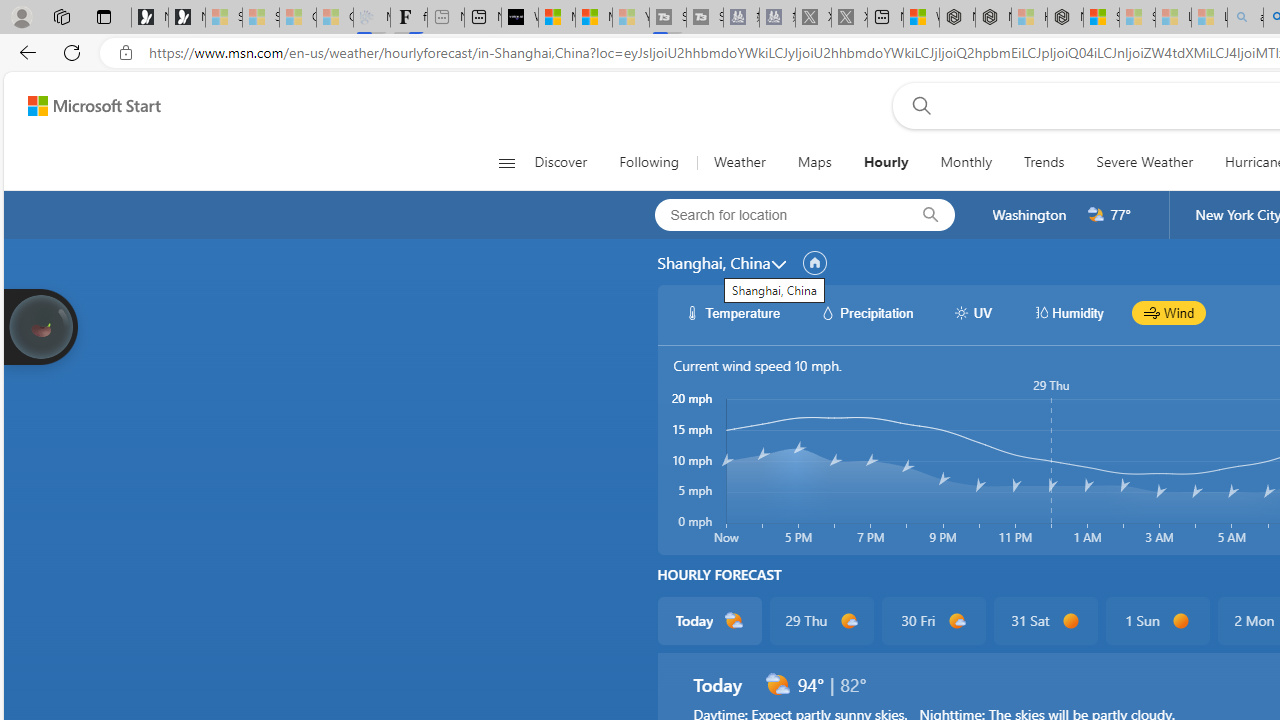 Image resolution: width=1280 pixels, height=720 pixels. Describe the element at coordinates (1064, 17) in the screenshot. I see `'Nordace - Nordace Siena Is Not An Ordinary Backpack'` at that location.